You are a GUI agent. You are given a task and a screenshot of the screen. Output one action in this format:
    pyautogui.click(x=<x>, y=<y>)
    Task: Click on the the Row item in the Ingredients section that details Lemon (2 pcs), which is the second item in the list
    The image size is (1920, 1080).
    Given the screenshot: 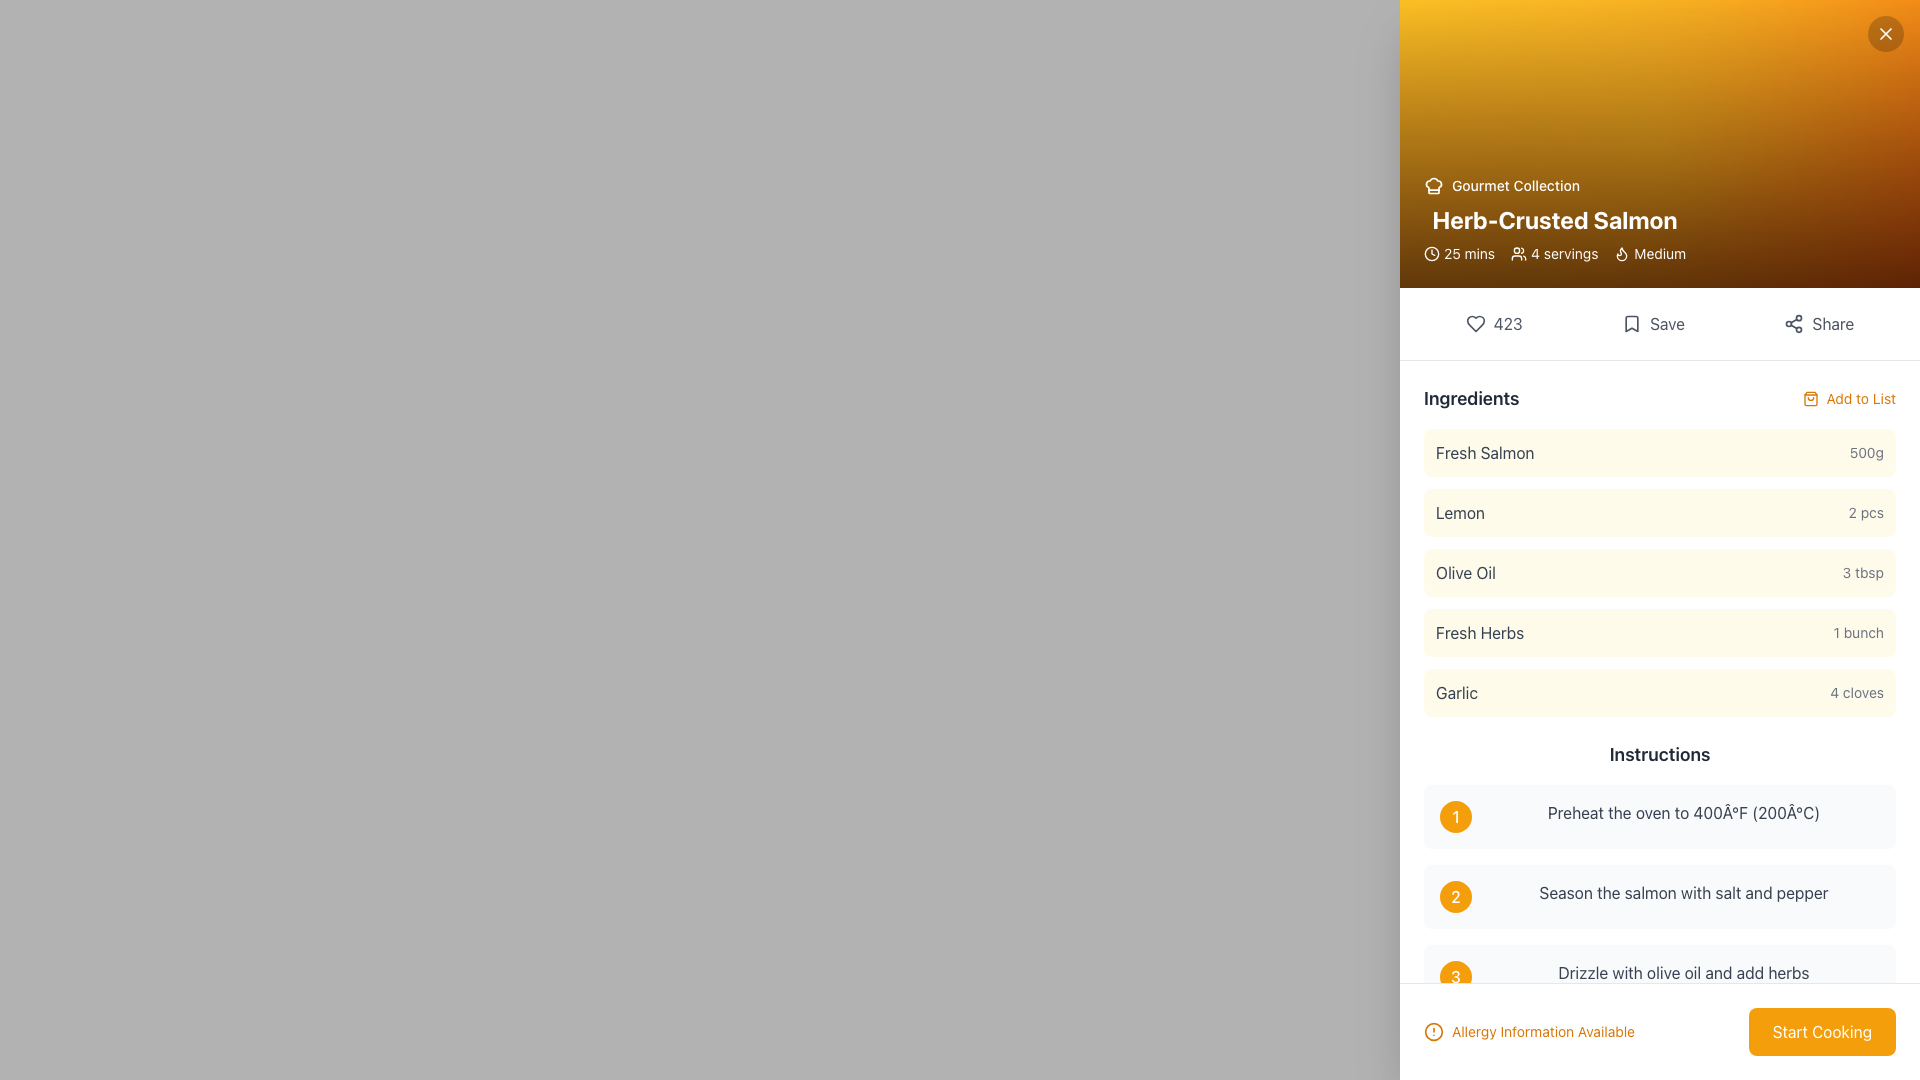 What is the action you would take?
    pyautogui.click(x=1660, y=512)
    